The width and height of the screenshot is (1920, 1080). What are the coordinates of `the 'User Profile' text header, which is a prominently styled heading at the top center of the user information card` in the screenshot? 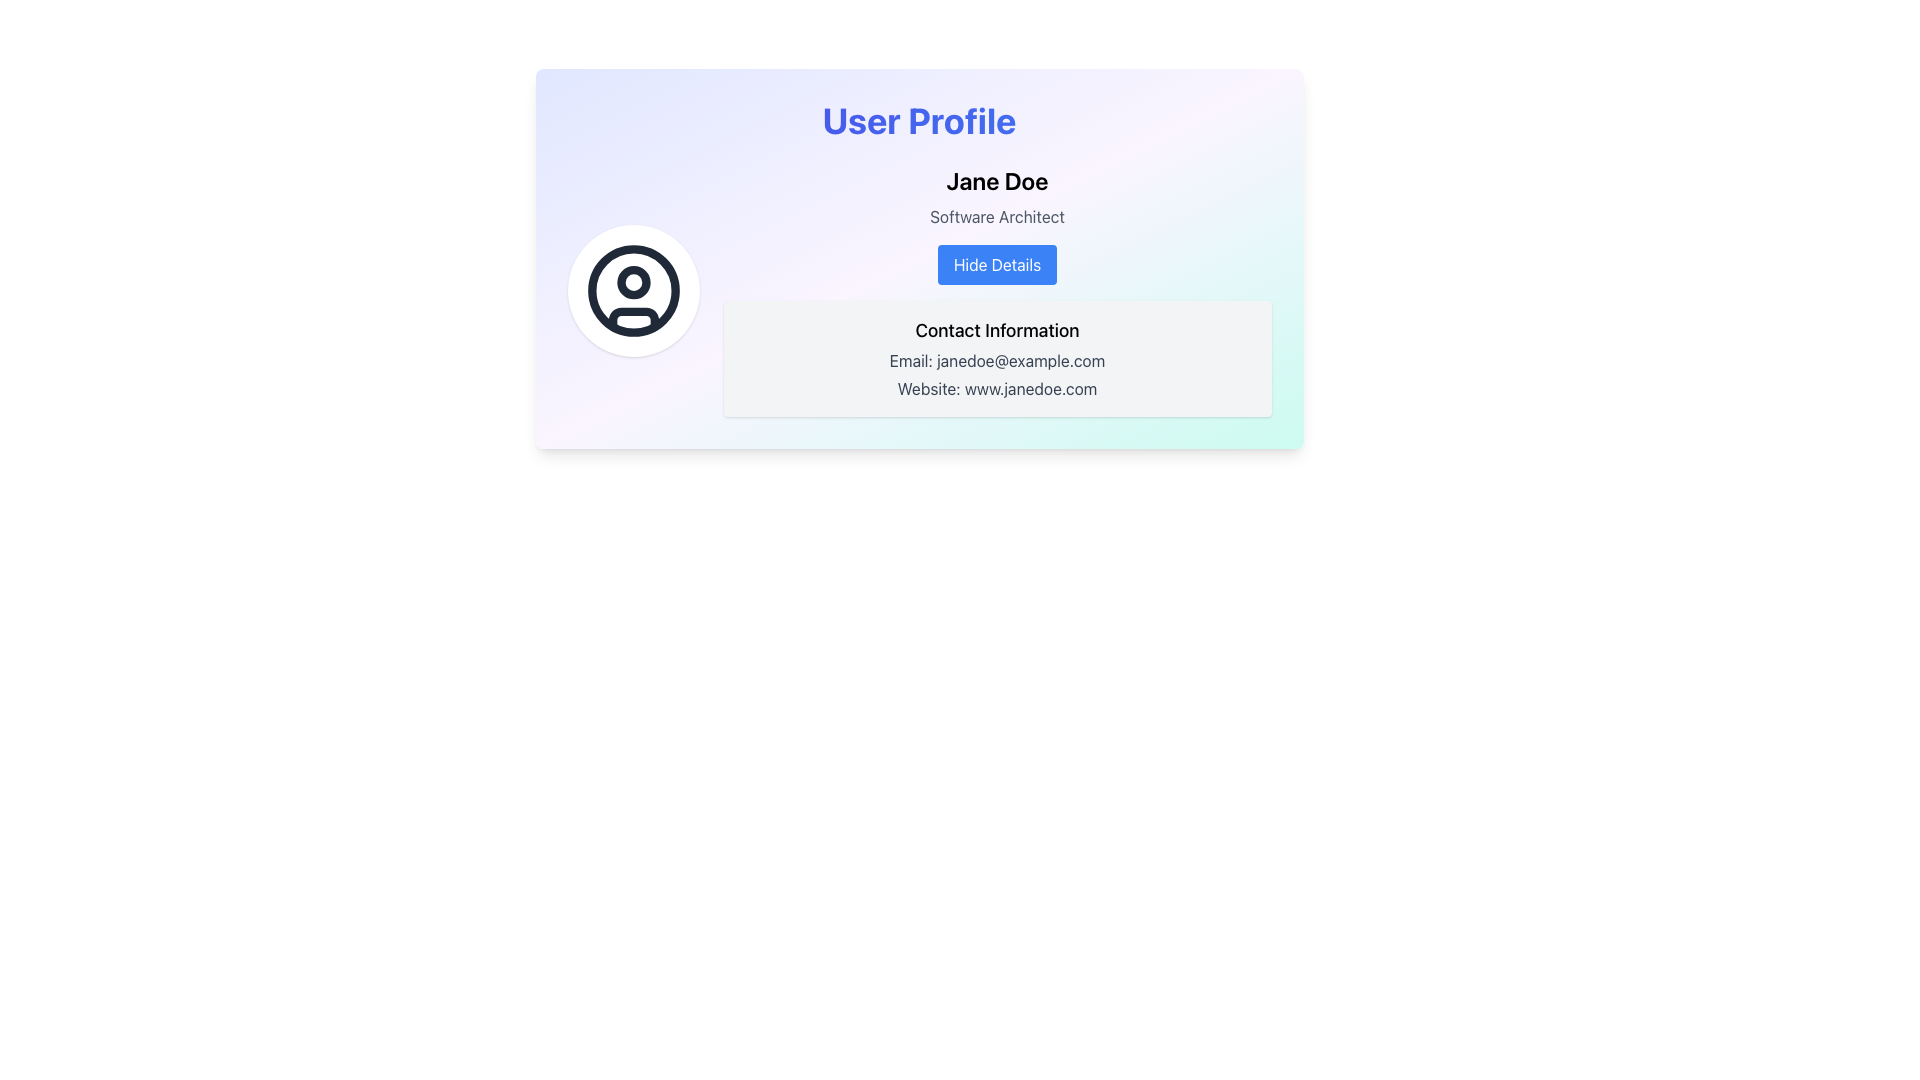 It's located at (918, 120).